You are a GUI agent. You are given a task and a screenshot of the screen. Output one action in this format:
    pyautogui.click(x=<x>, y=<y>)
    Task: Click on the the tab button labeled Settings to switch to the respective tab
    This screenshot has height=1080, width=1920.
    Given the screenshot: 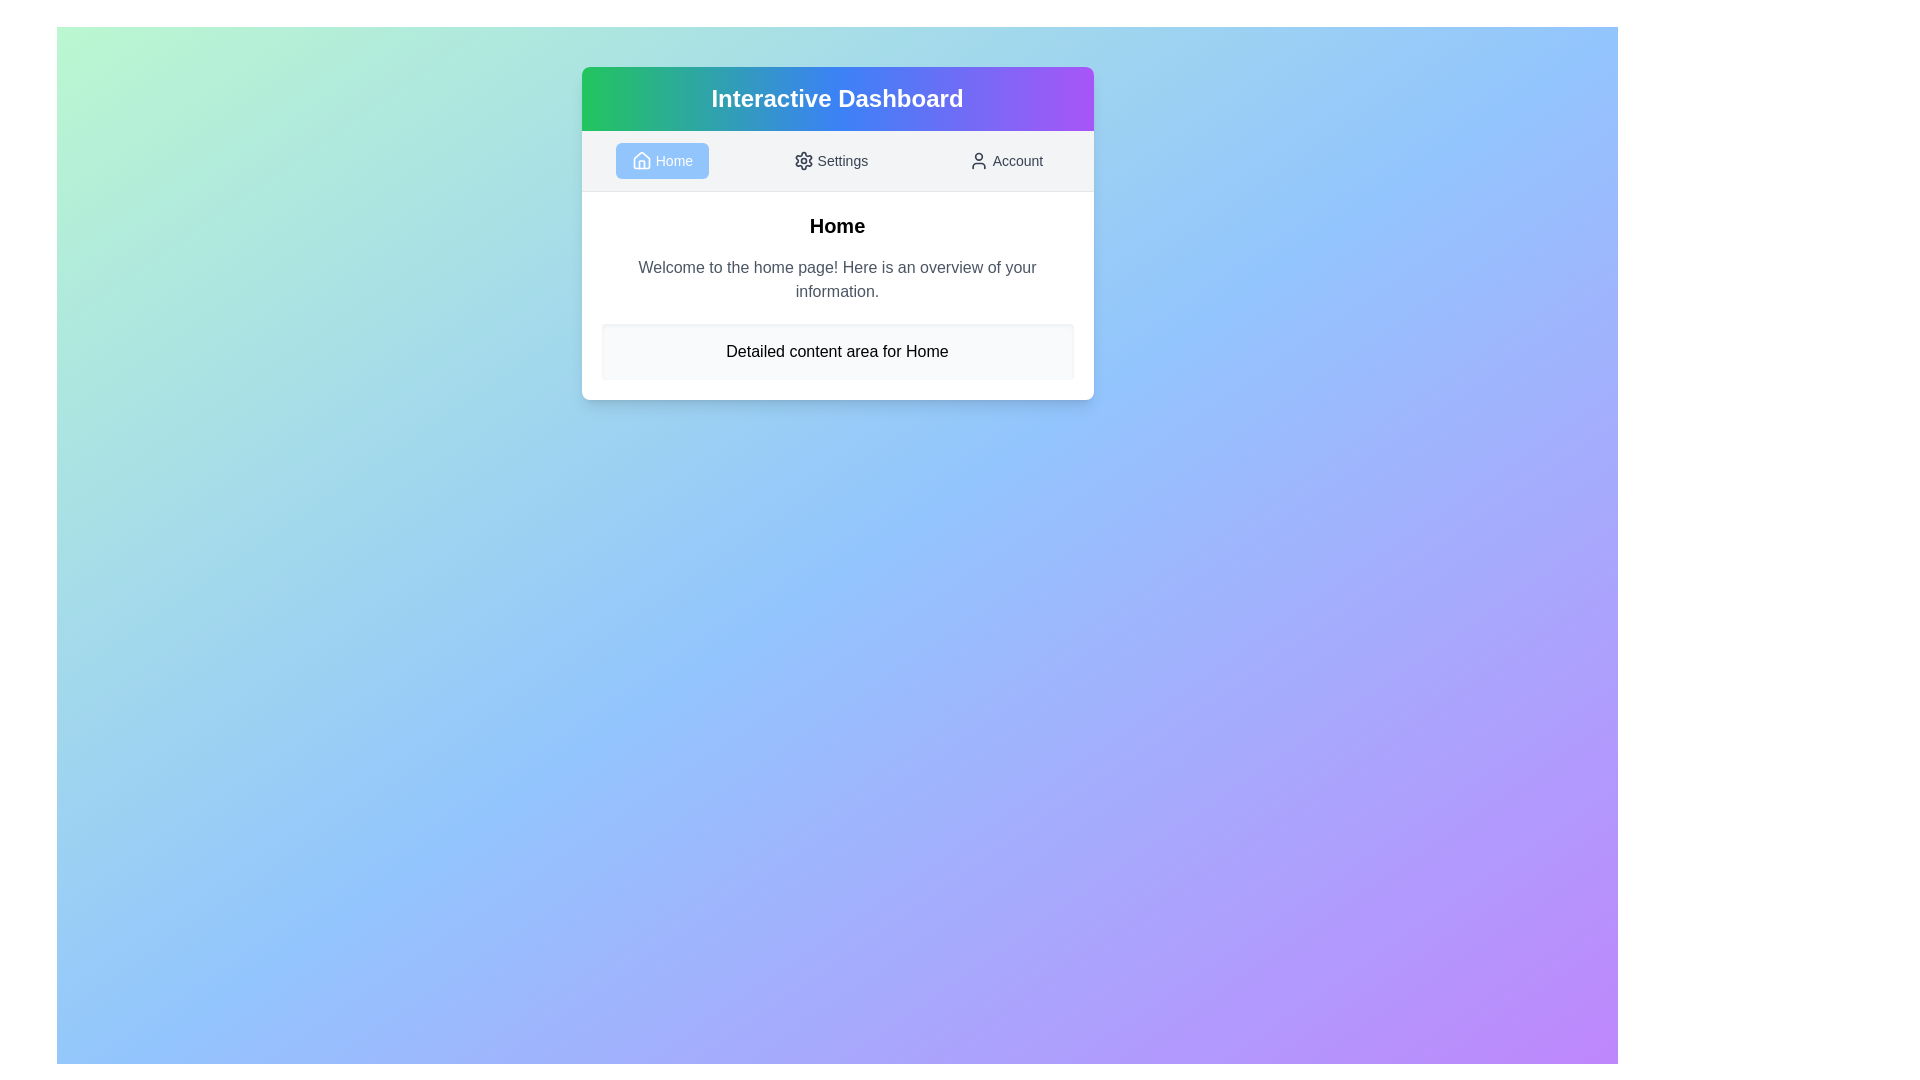 What is the action you would take?
    pyautogui.click(x=830, y=160)
    